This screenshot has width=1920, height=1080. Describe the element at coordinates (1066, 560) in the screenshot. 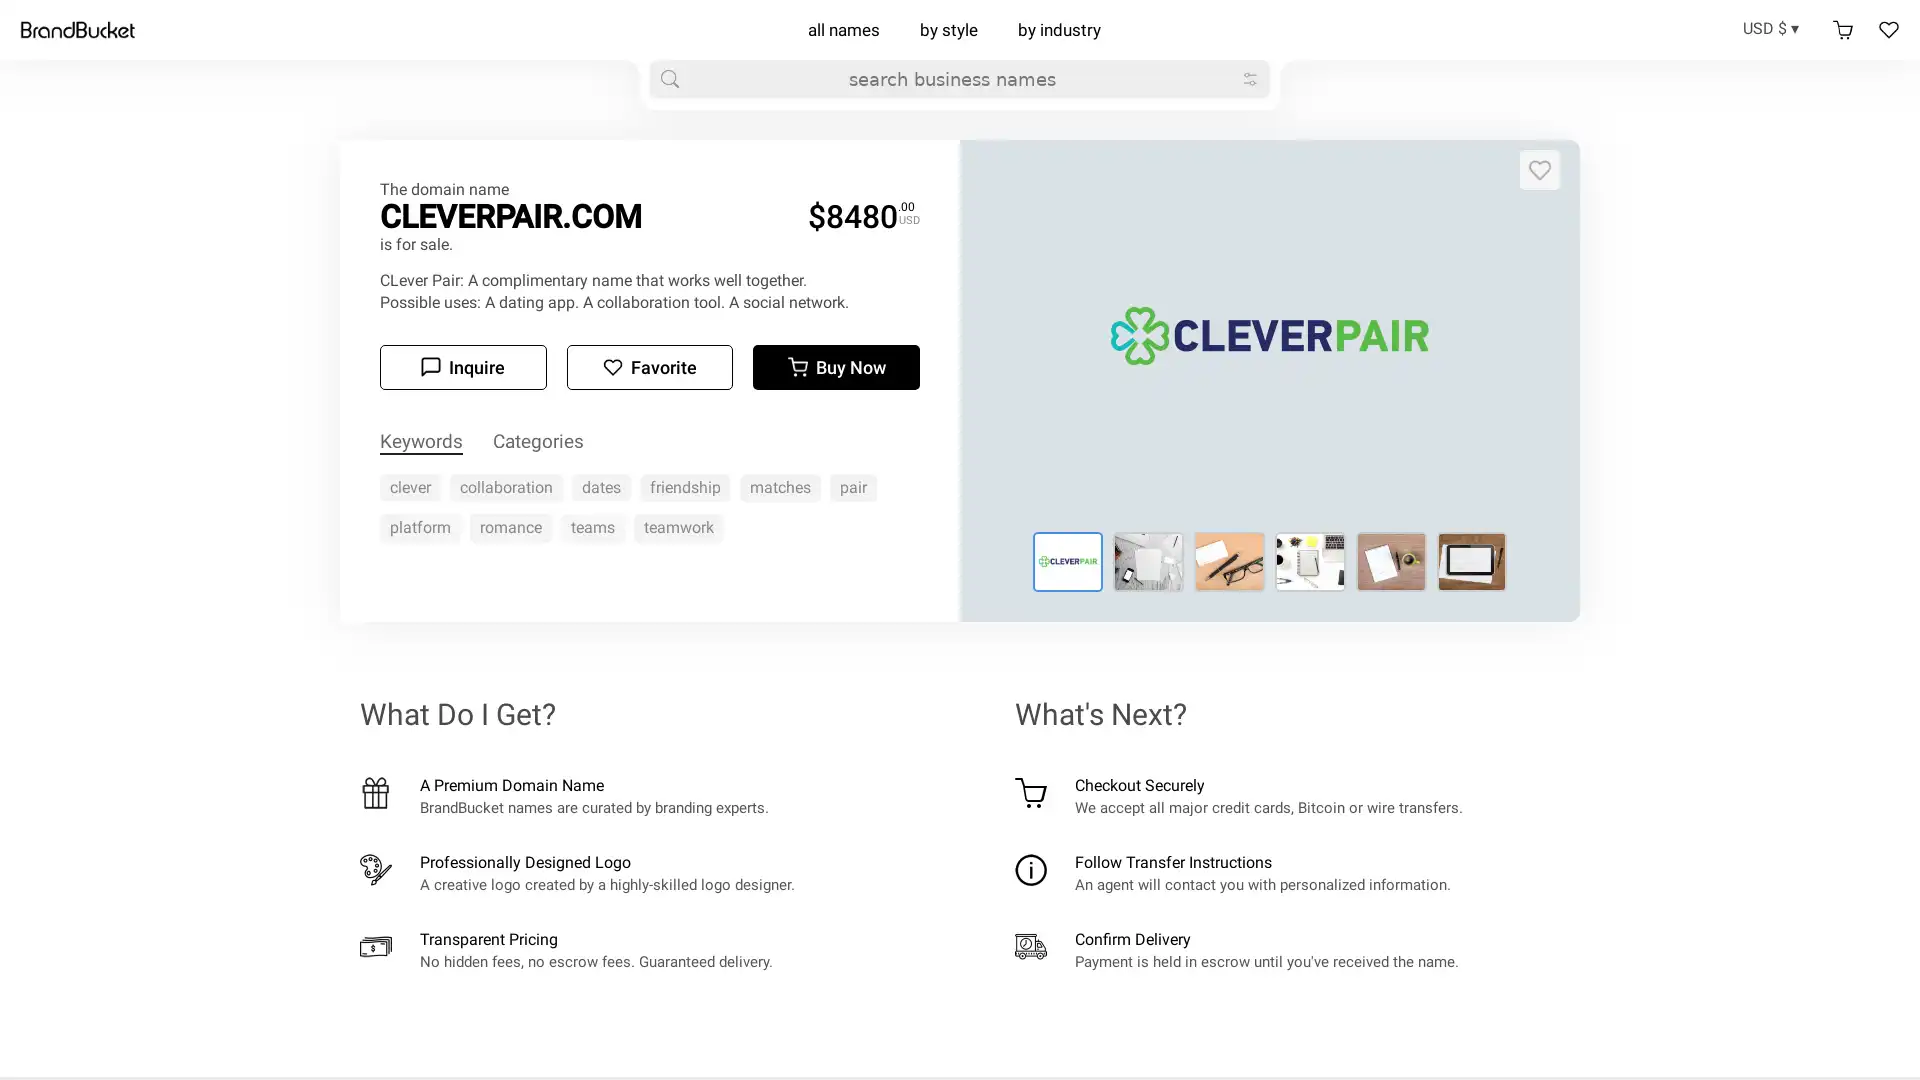

I see `Logo for cleverpair.com` at that location.